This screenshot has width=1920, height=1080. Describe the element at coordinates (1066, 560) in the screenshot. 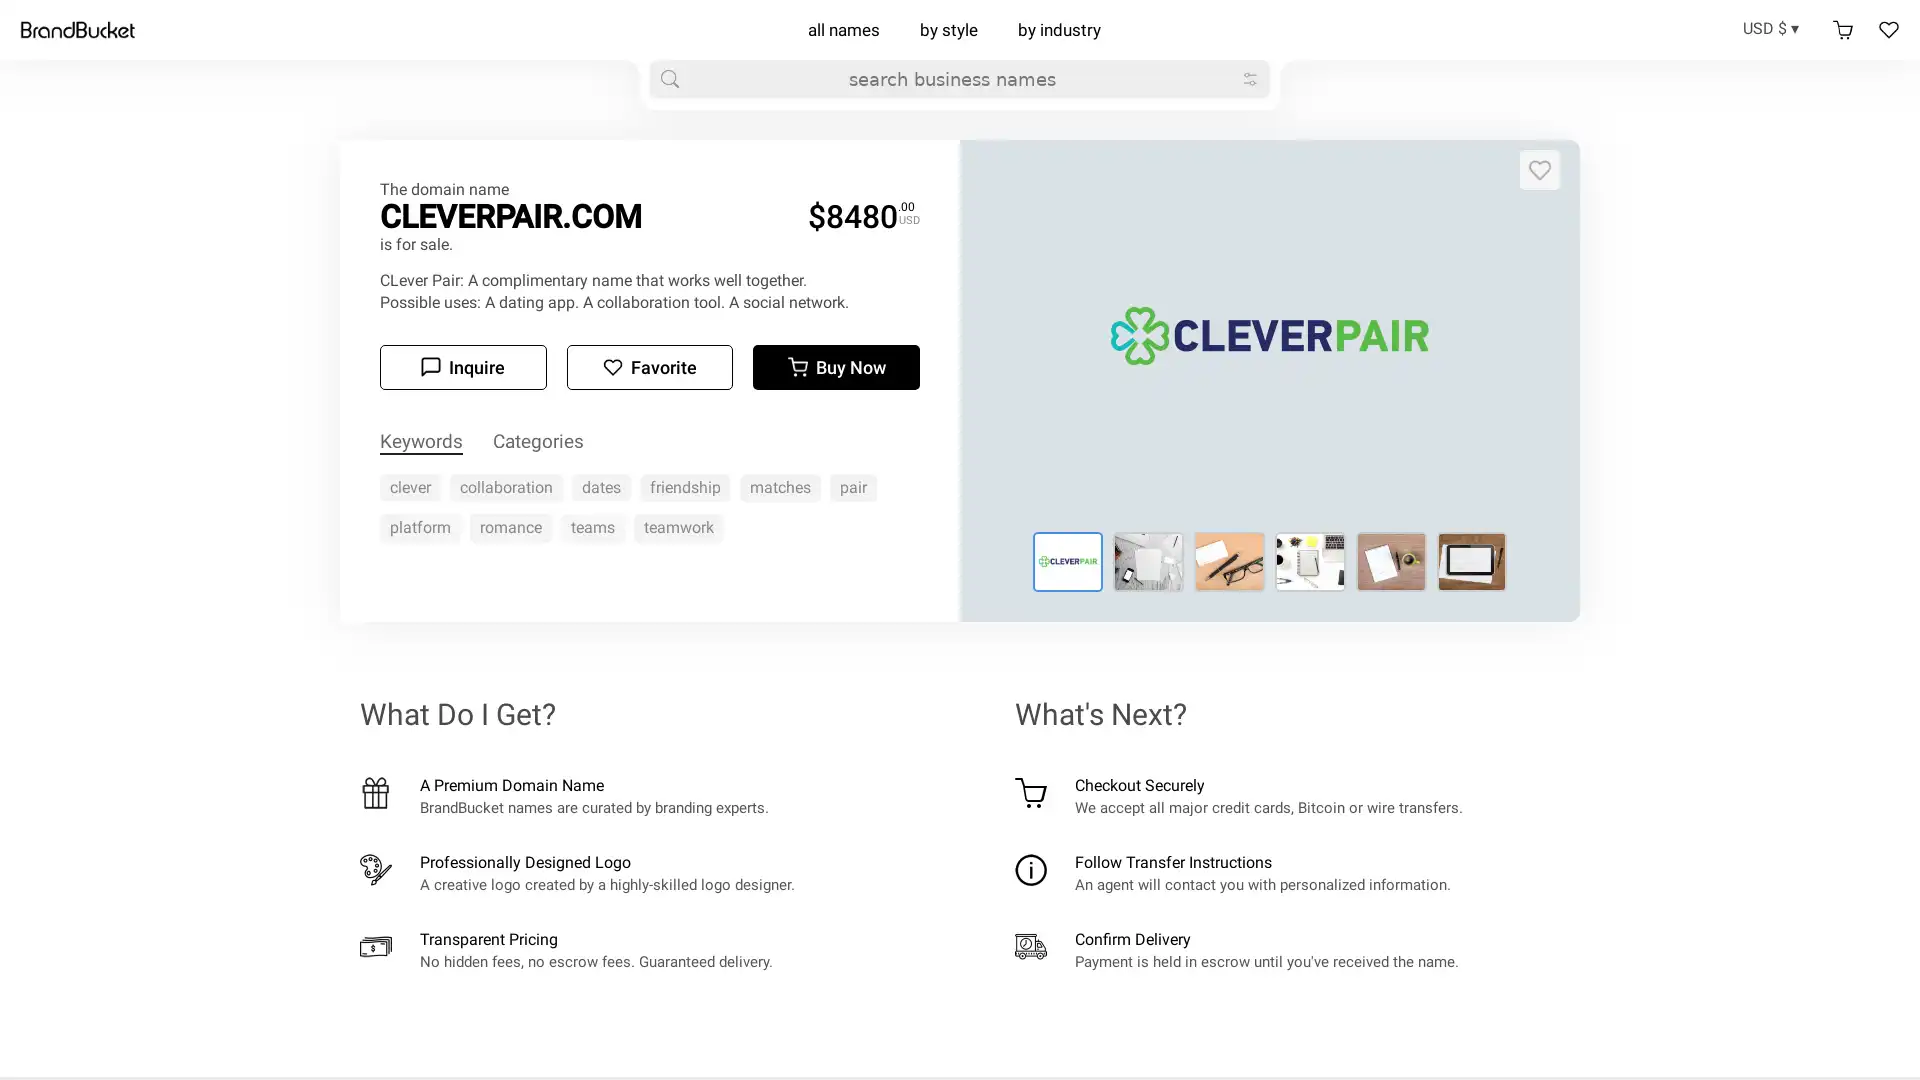

I see `Logo for cleverpair.com` at that location.